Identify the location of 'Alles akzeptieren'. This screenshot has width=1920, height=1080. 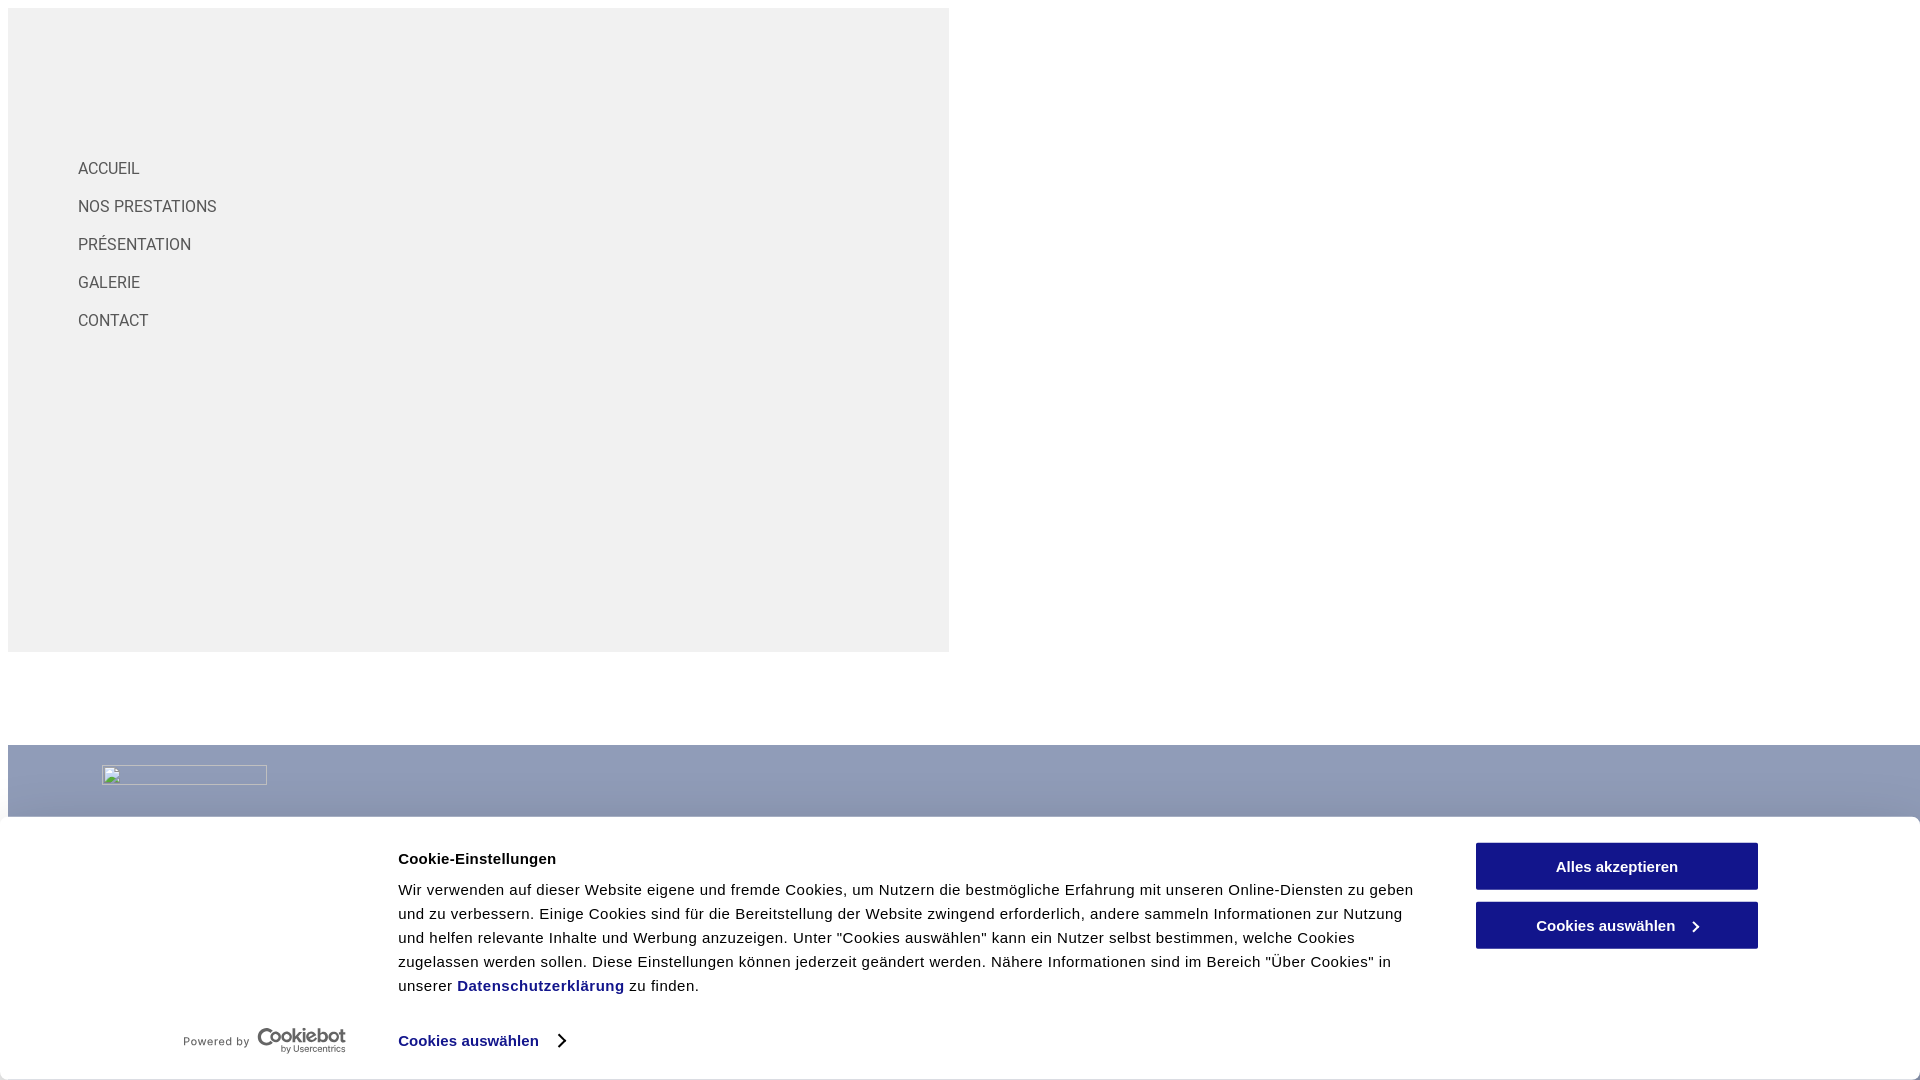
(1617, 865).